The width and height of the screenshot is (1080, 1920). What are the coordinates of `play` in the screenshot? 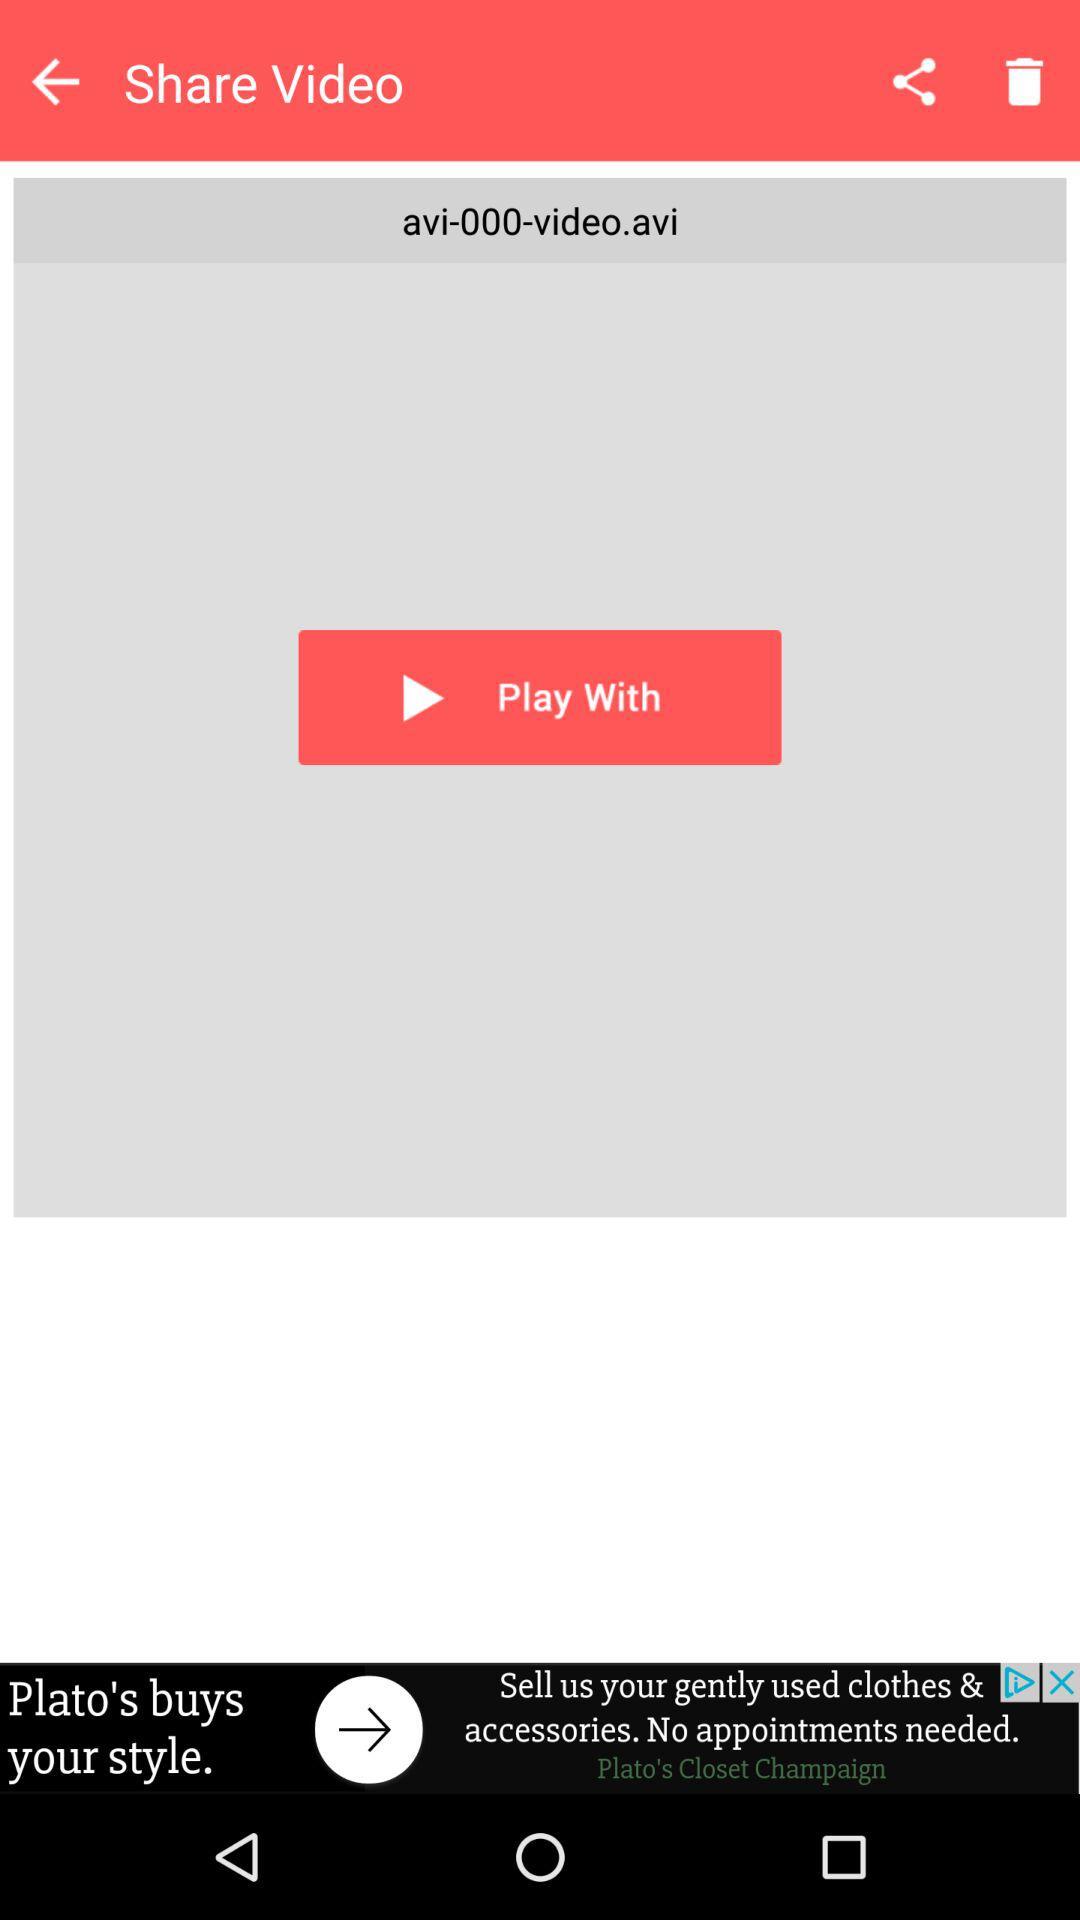 It's located at (540, 697).